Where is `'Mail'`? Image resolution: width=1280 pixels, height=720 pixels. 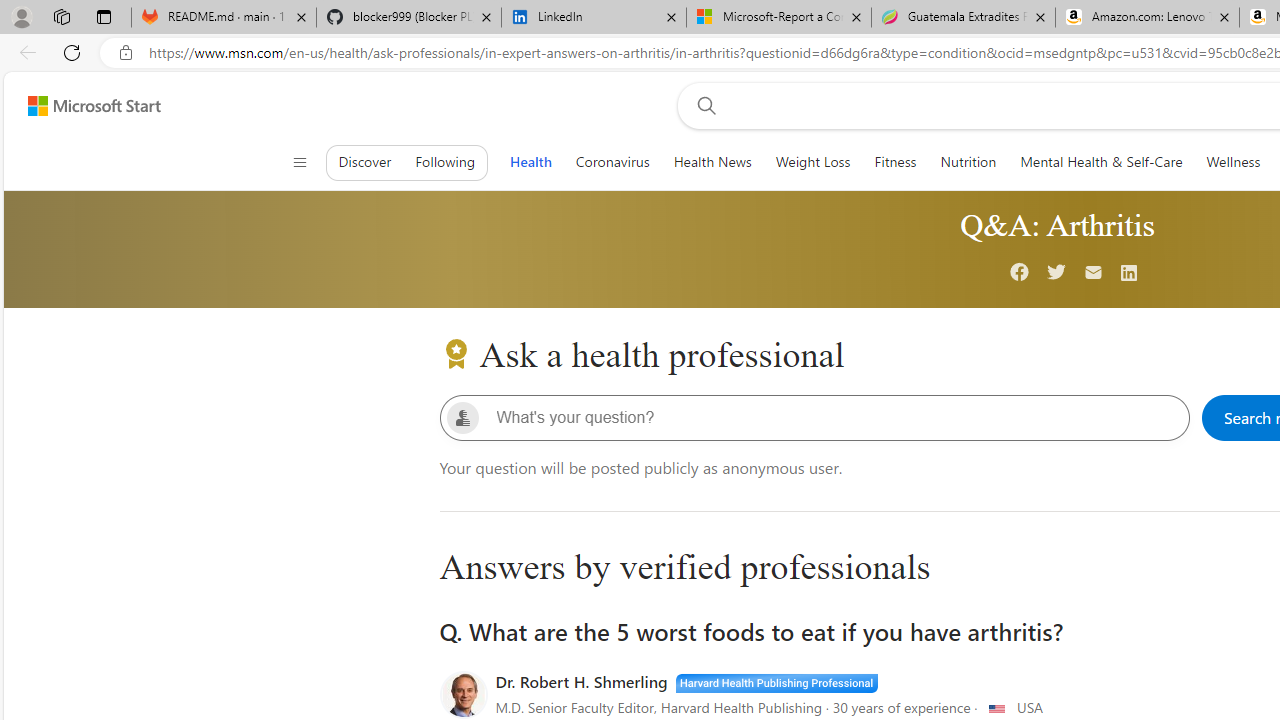
'Mail' is located at coordinates (1093, 273).